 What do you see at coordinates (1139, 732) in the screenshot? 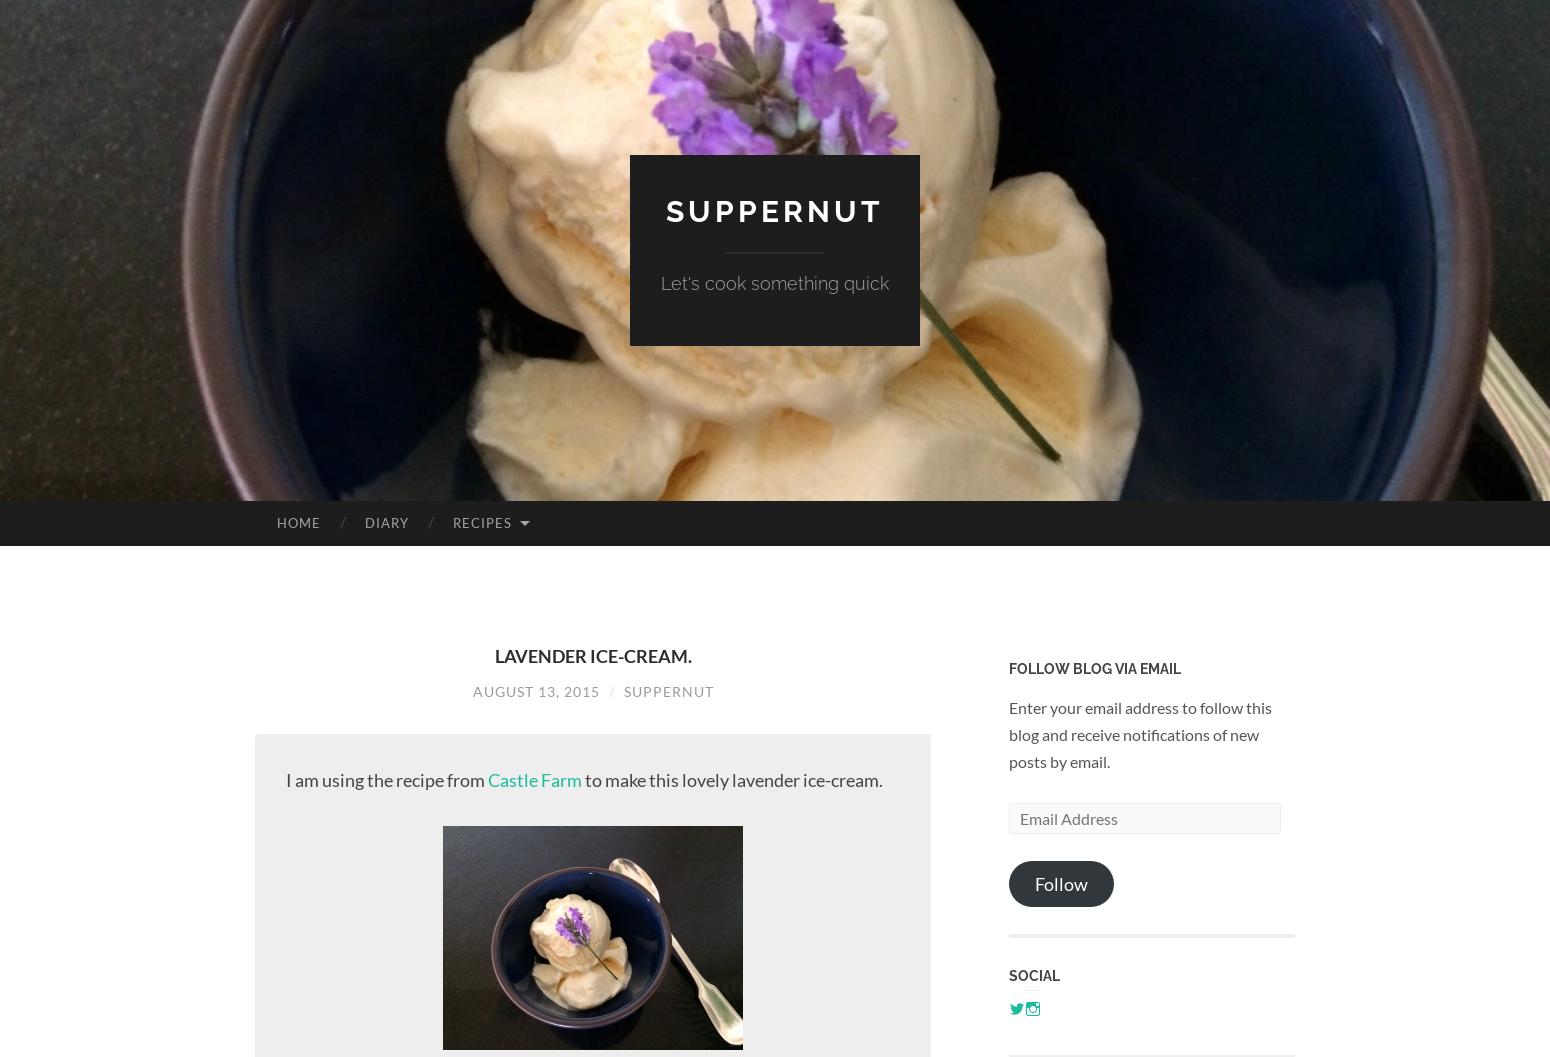
I see `'Enter your email address to follow this blog and receive notifications of new posts by email.'` at bounding box center [1139, 732].